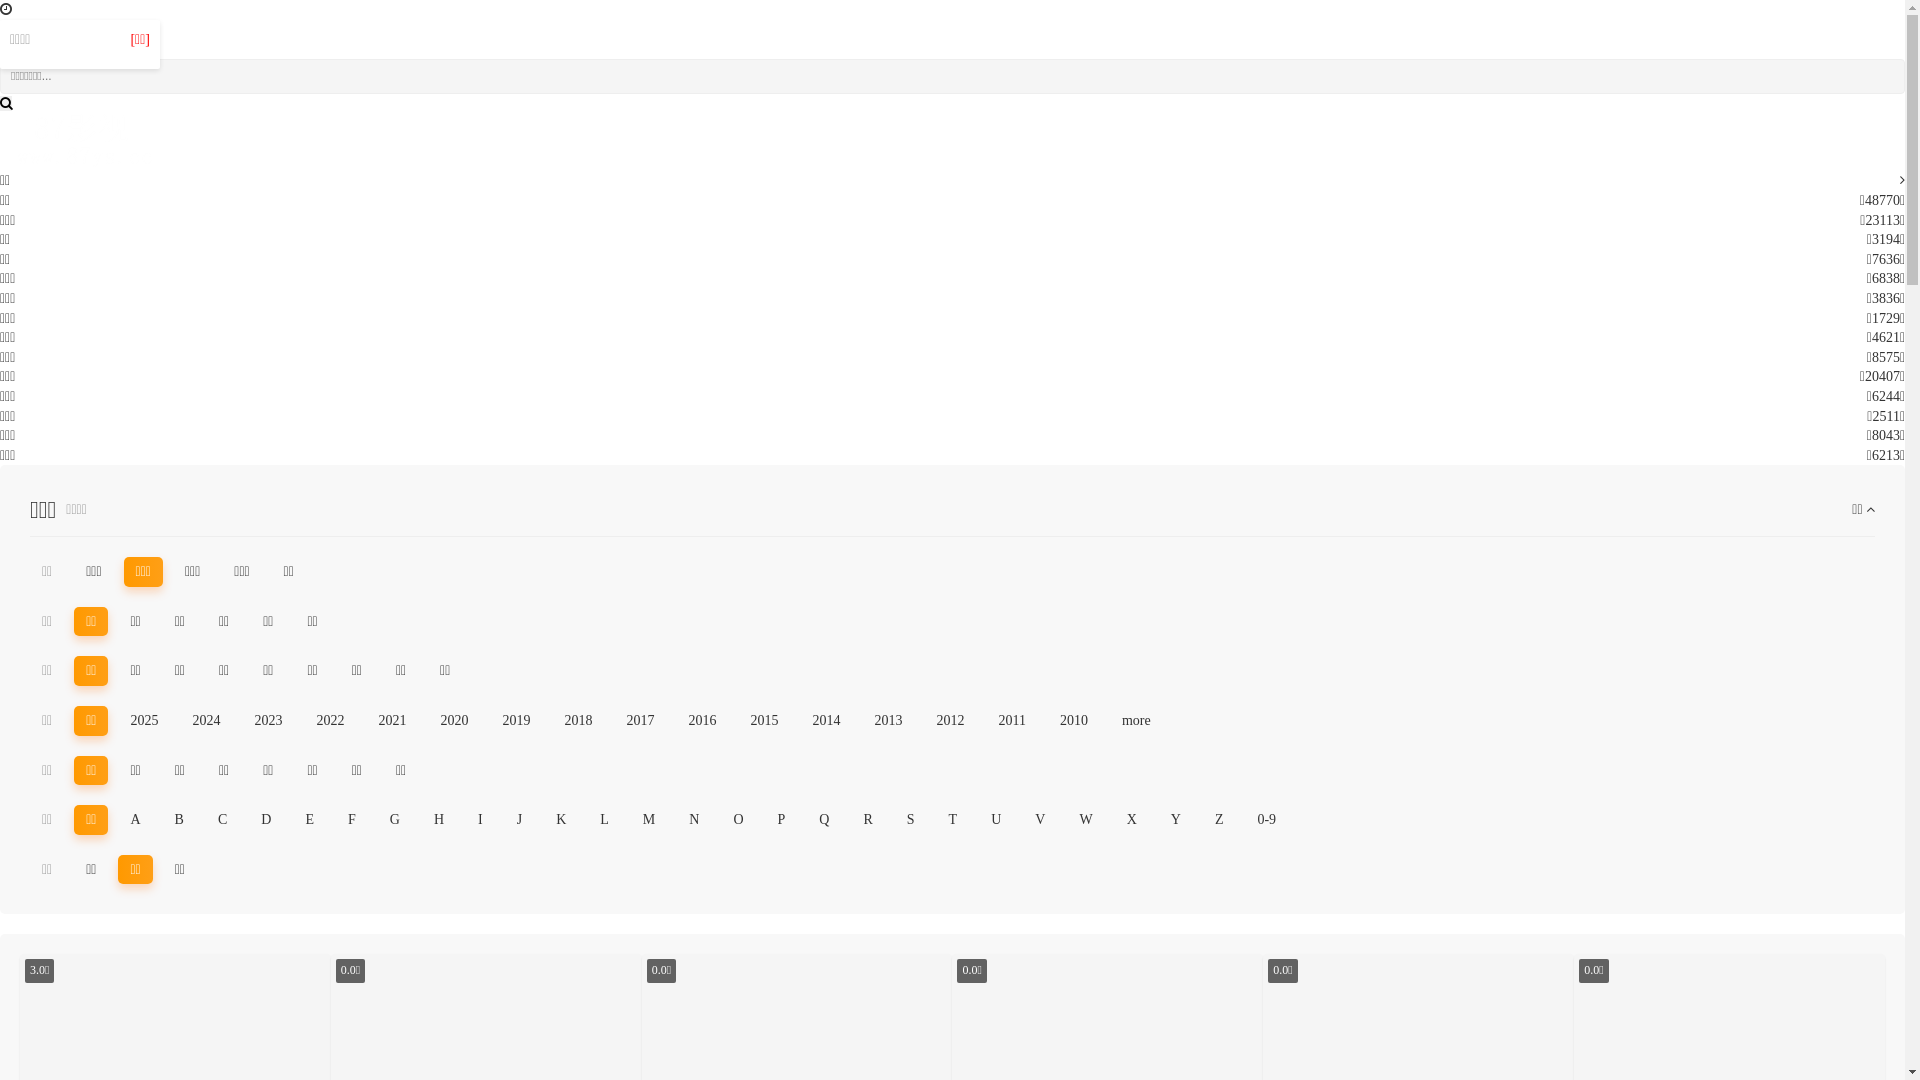  Describe the element at coordinates (638, 721) in the screenshot. I see `'2017'` at that location.